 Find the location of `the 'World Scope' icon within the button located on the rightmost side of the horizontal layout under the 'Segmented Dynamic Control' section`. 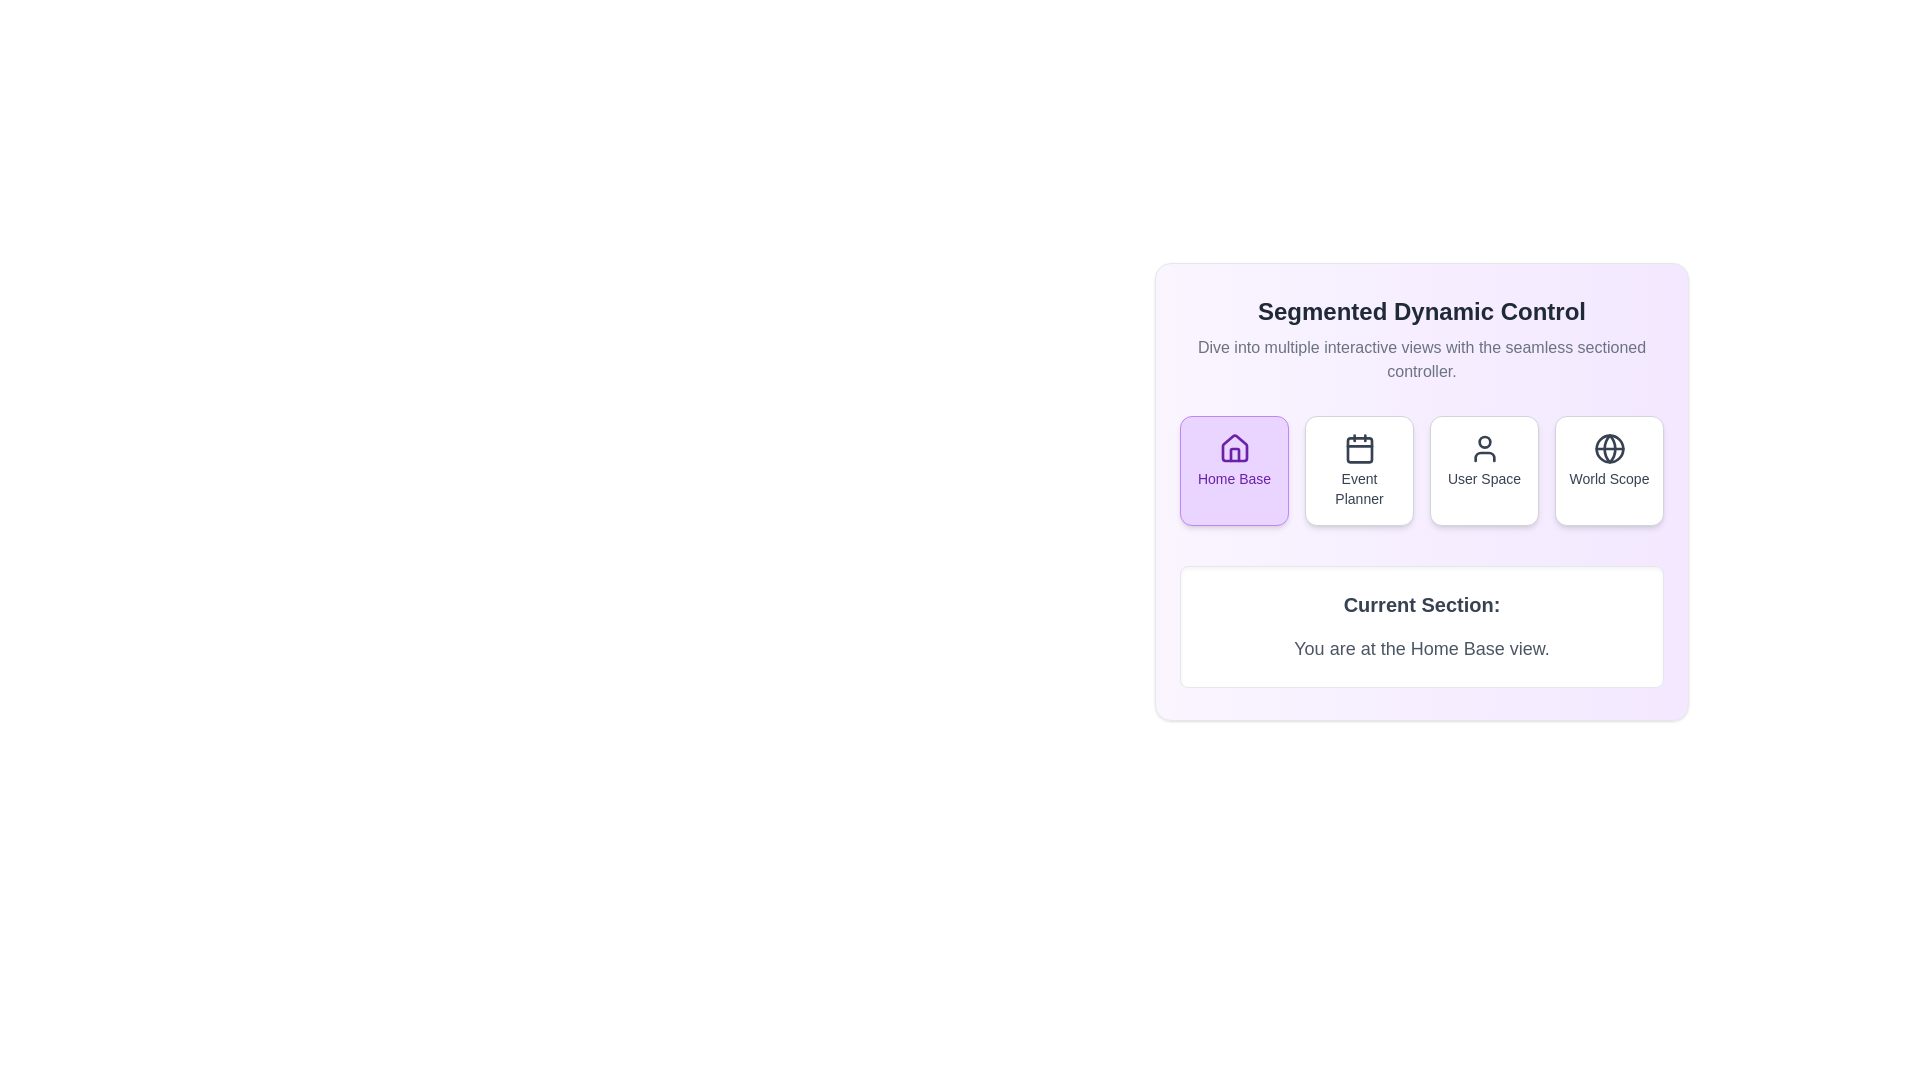

the 'World Scope' icon within the button located on the rightmost side of the horizontal layout under the 'Segmented Dynamic Control' section is located at coordinates (1609, 447).